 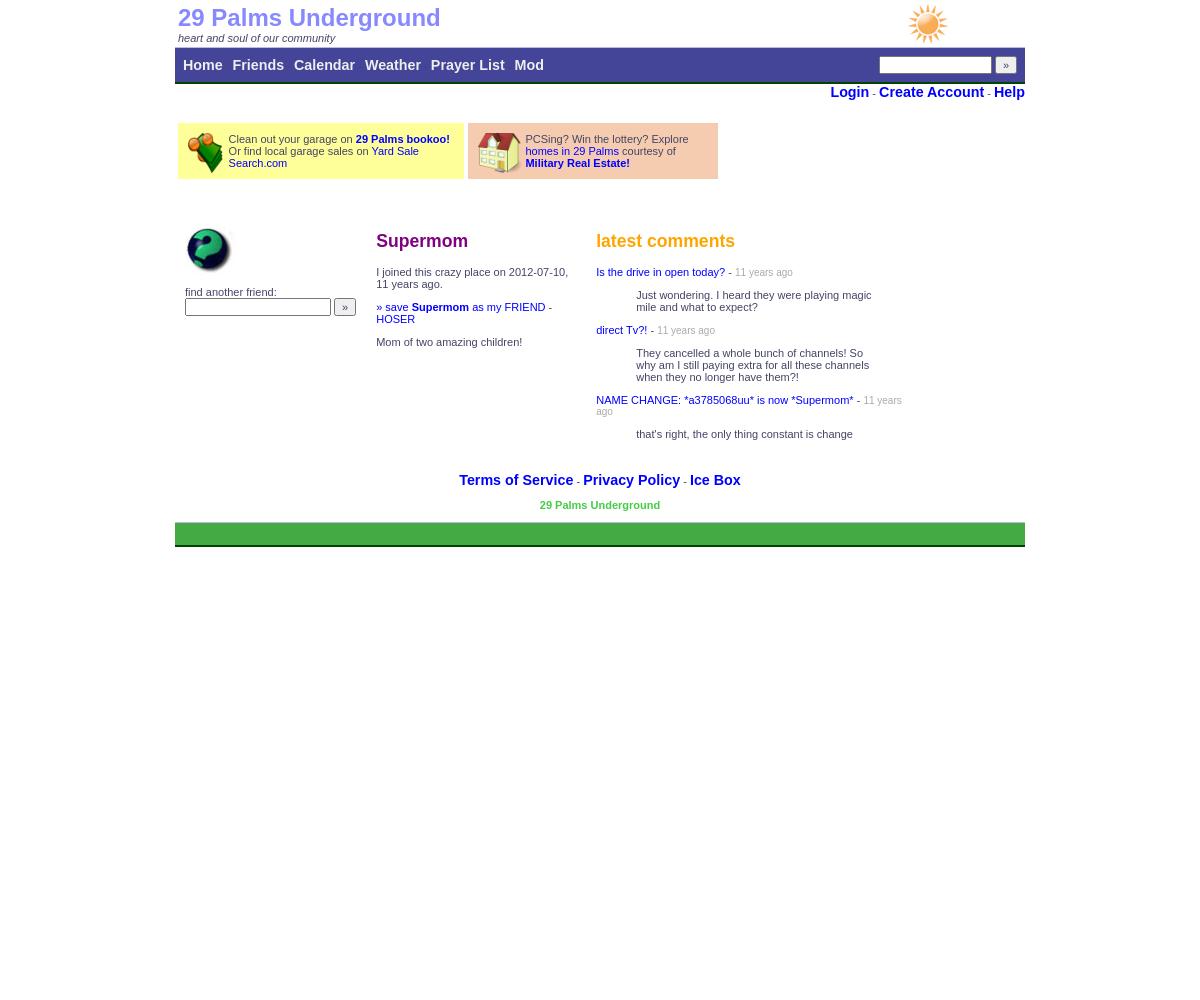 What do you see at coordinates (524, 151) in the screenshot?
I see `'homes in 29 Palms'` at bounding box center [524, 151].